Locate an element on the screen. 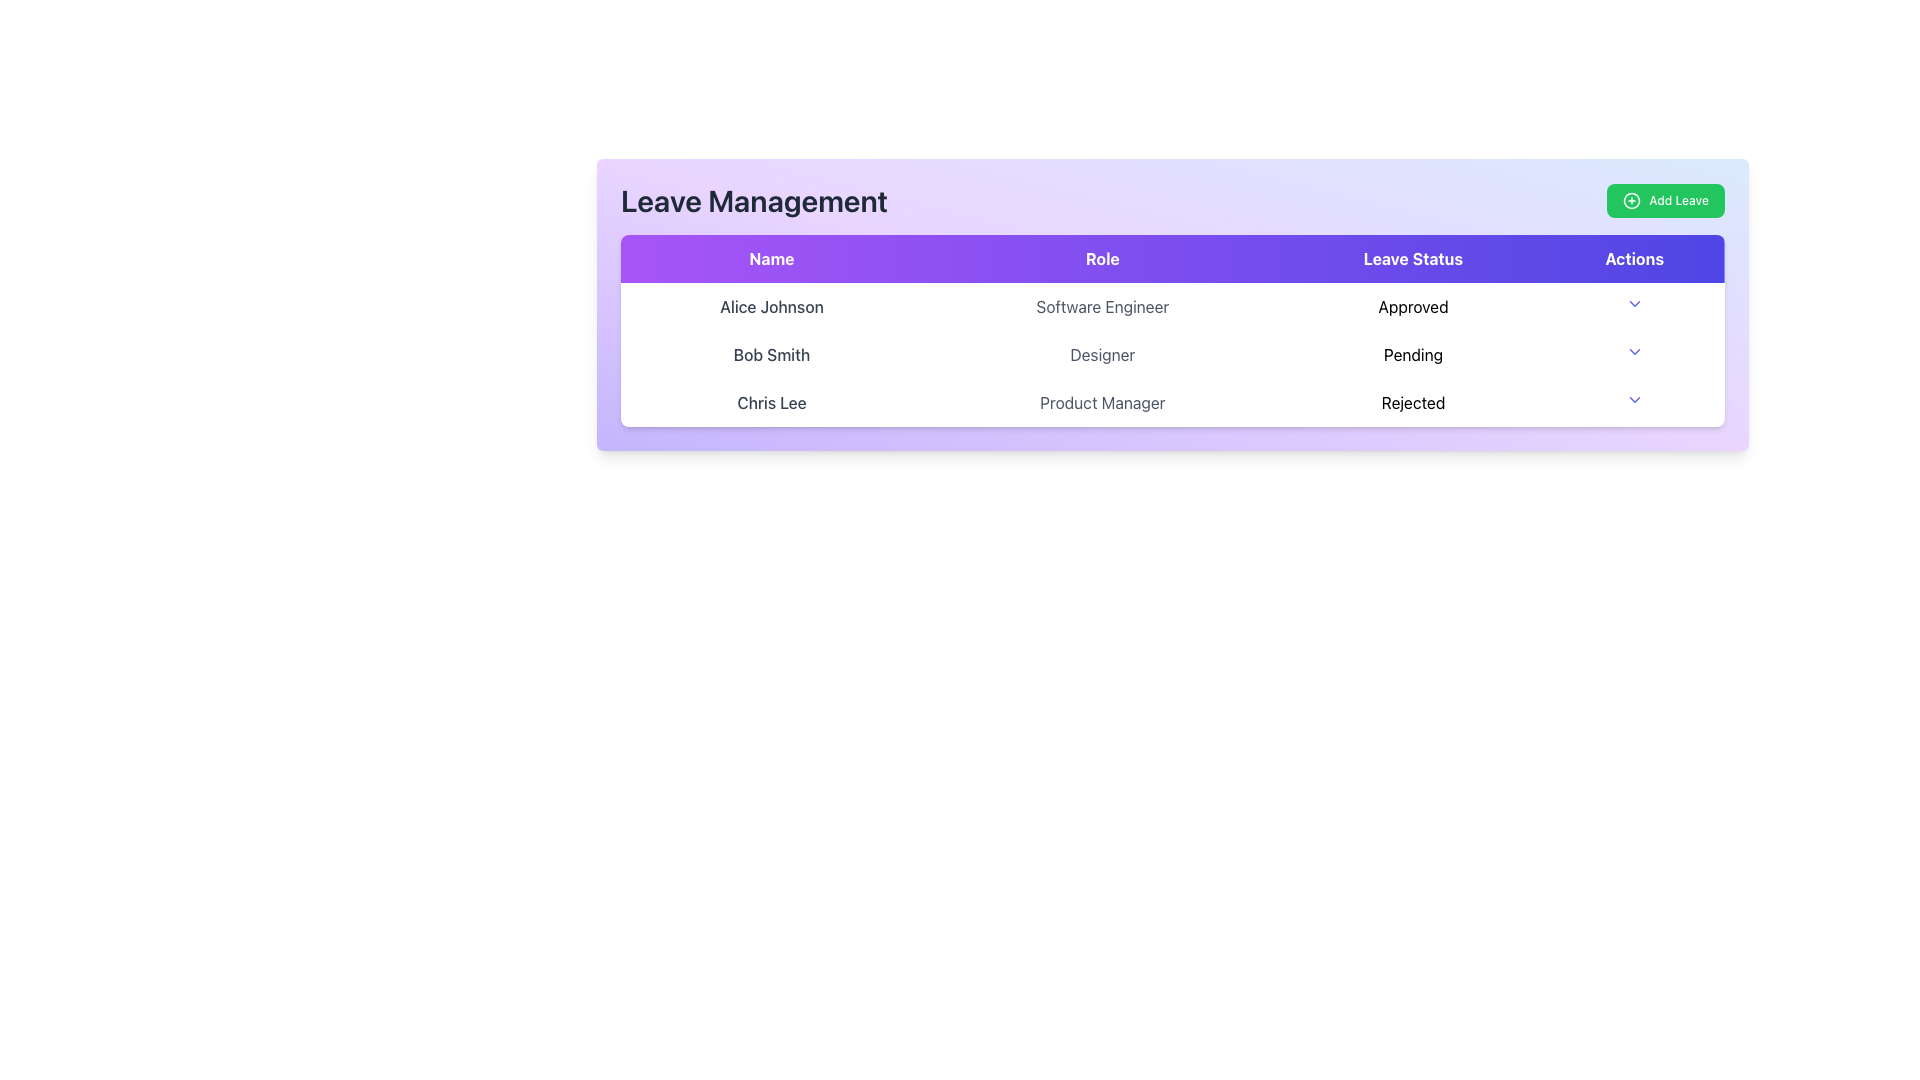 The height and width of the screenshot is (1080, 1920). the dropdown icon in the third row under the 'Actions' column of the table is located at coordinates (1634, 400).